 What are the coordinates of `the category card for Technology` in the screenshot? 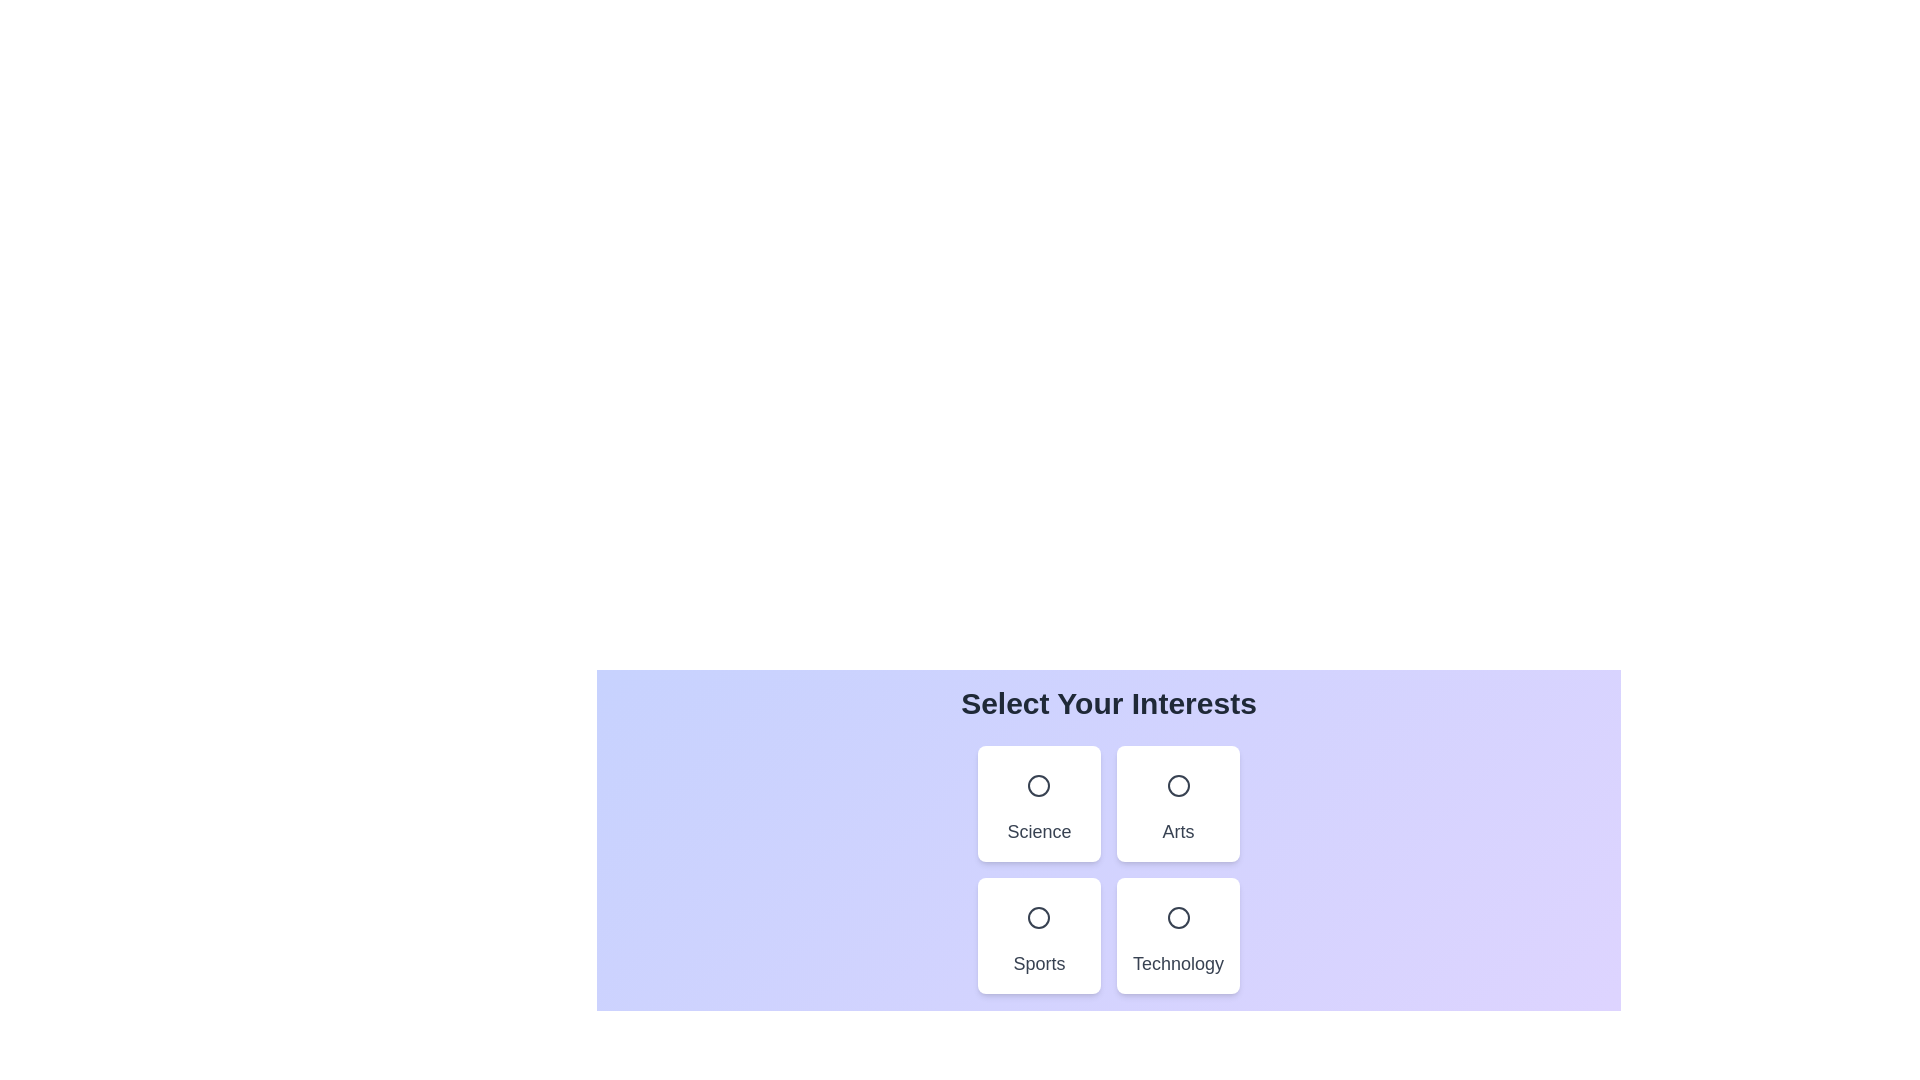 It's located at (1177, 936).